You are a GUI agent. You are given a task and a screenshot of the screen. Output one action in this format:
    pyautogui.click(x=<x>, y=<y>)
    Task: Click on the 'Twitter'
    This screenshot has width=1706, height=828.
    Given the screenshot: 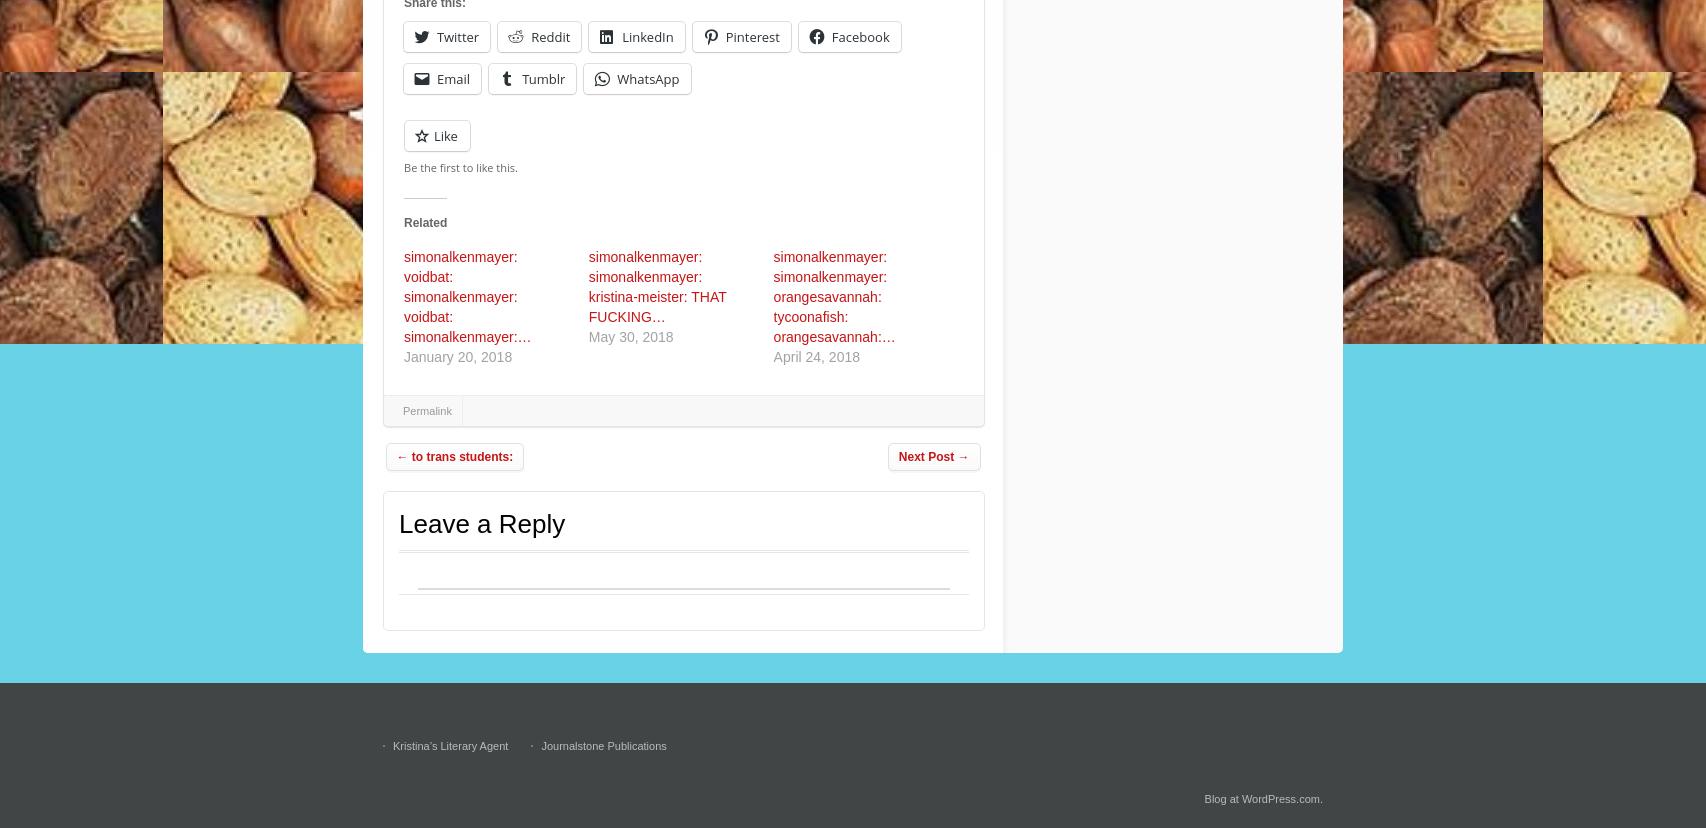 What is the action you would take?
    pyautogui.click(x=457, y=36)
    